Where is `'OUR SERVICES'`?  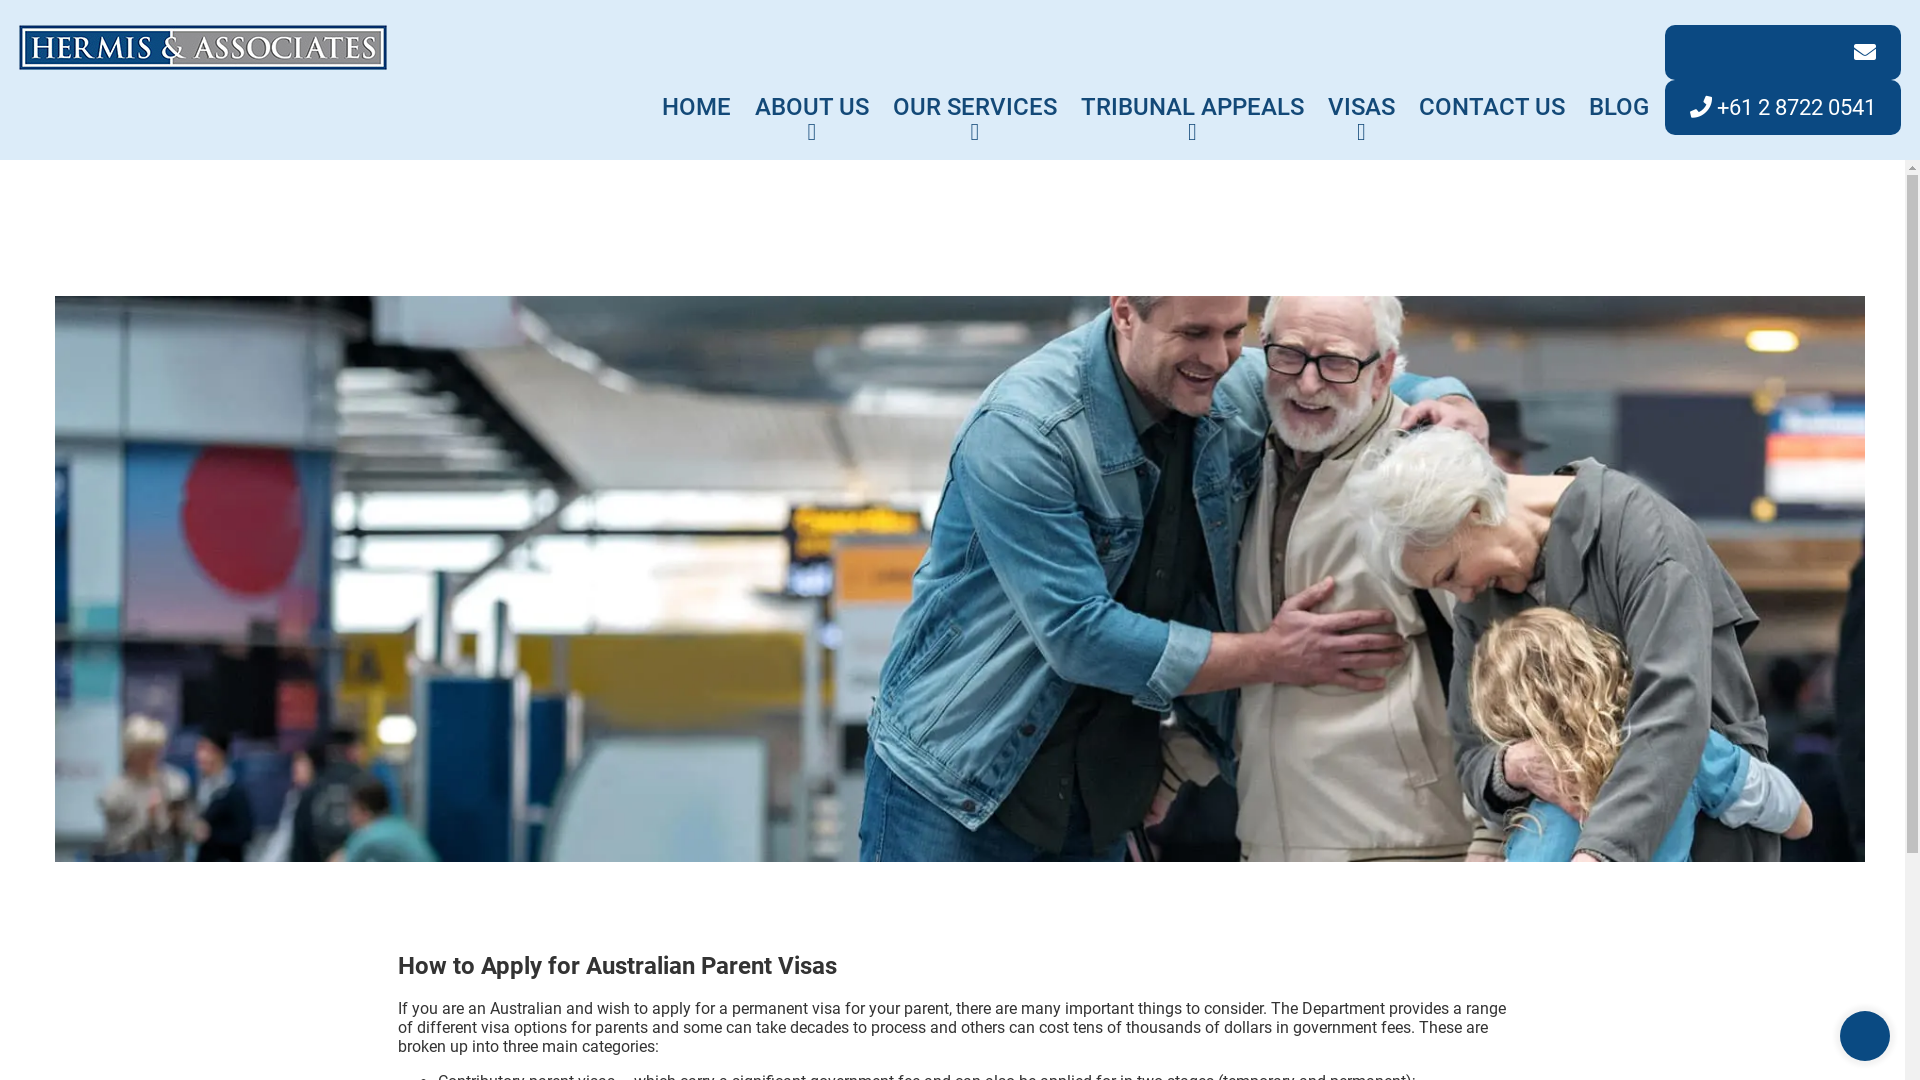
'OUR SERVICES' is located at coordinates (974, 96).